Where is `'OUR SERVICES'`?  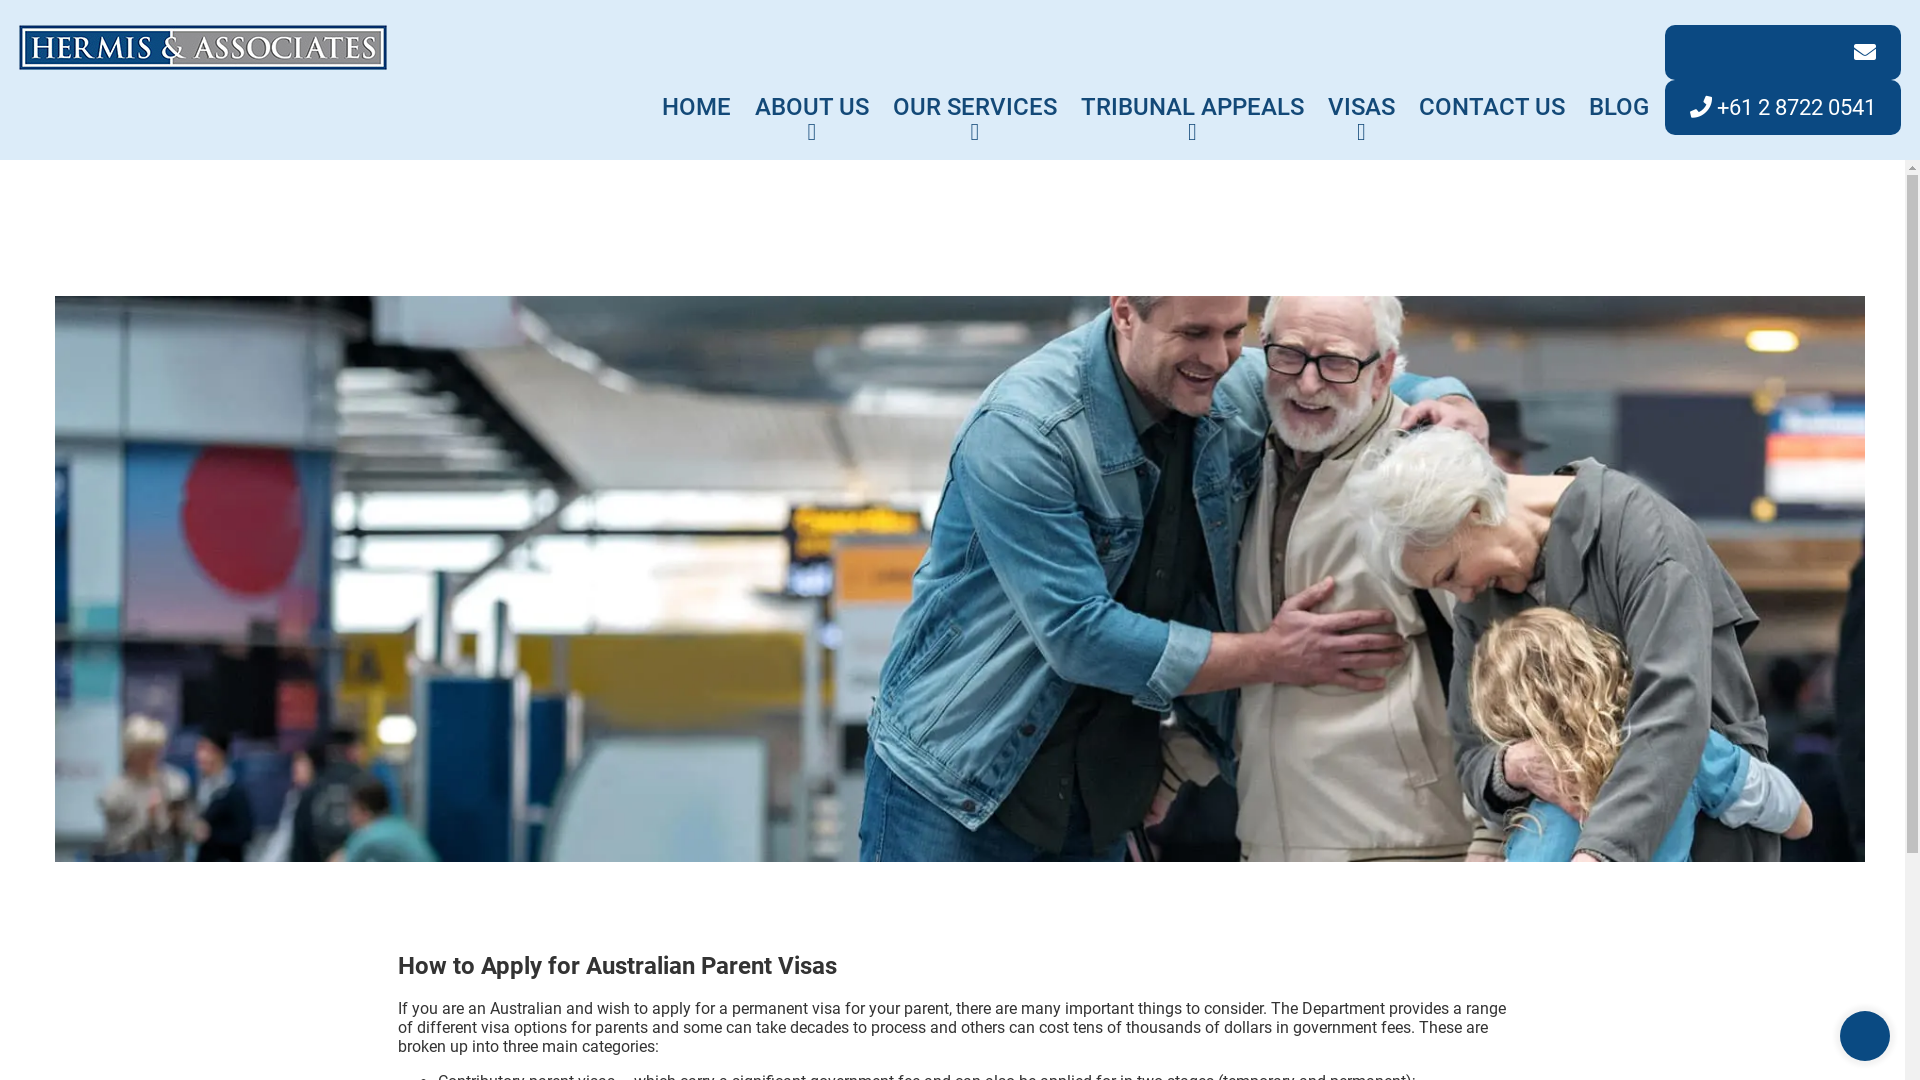
'OUR SERVICES' is located at coordinates (974, 96).